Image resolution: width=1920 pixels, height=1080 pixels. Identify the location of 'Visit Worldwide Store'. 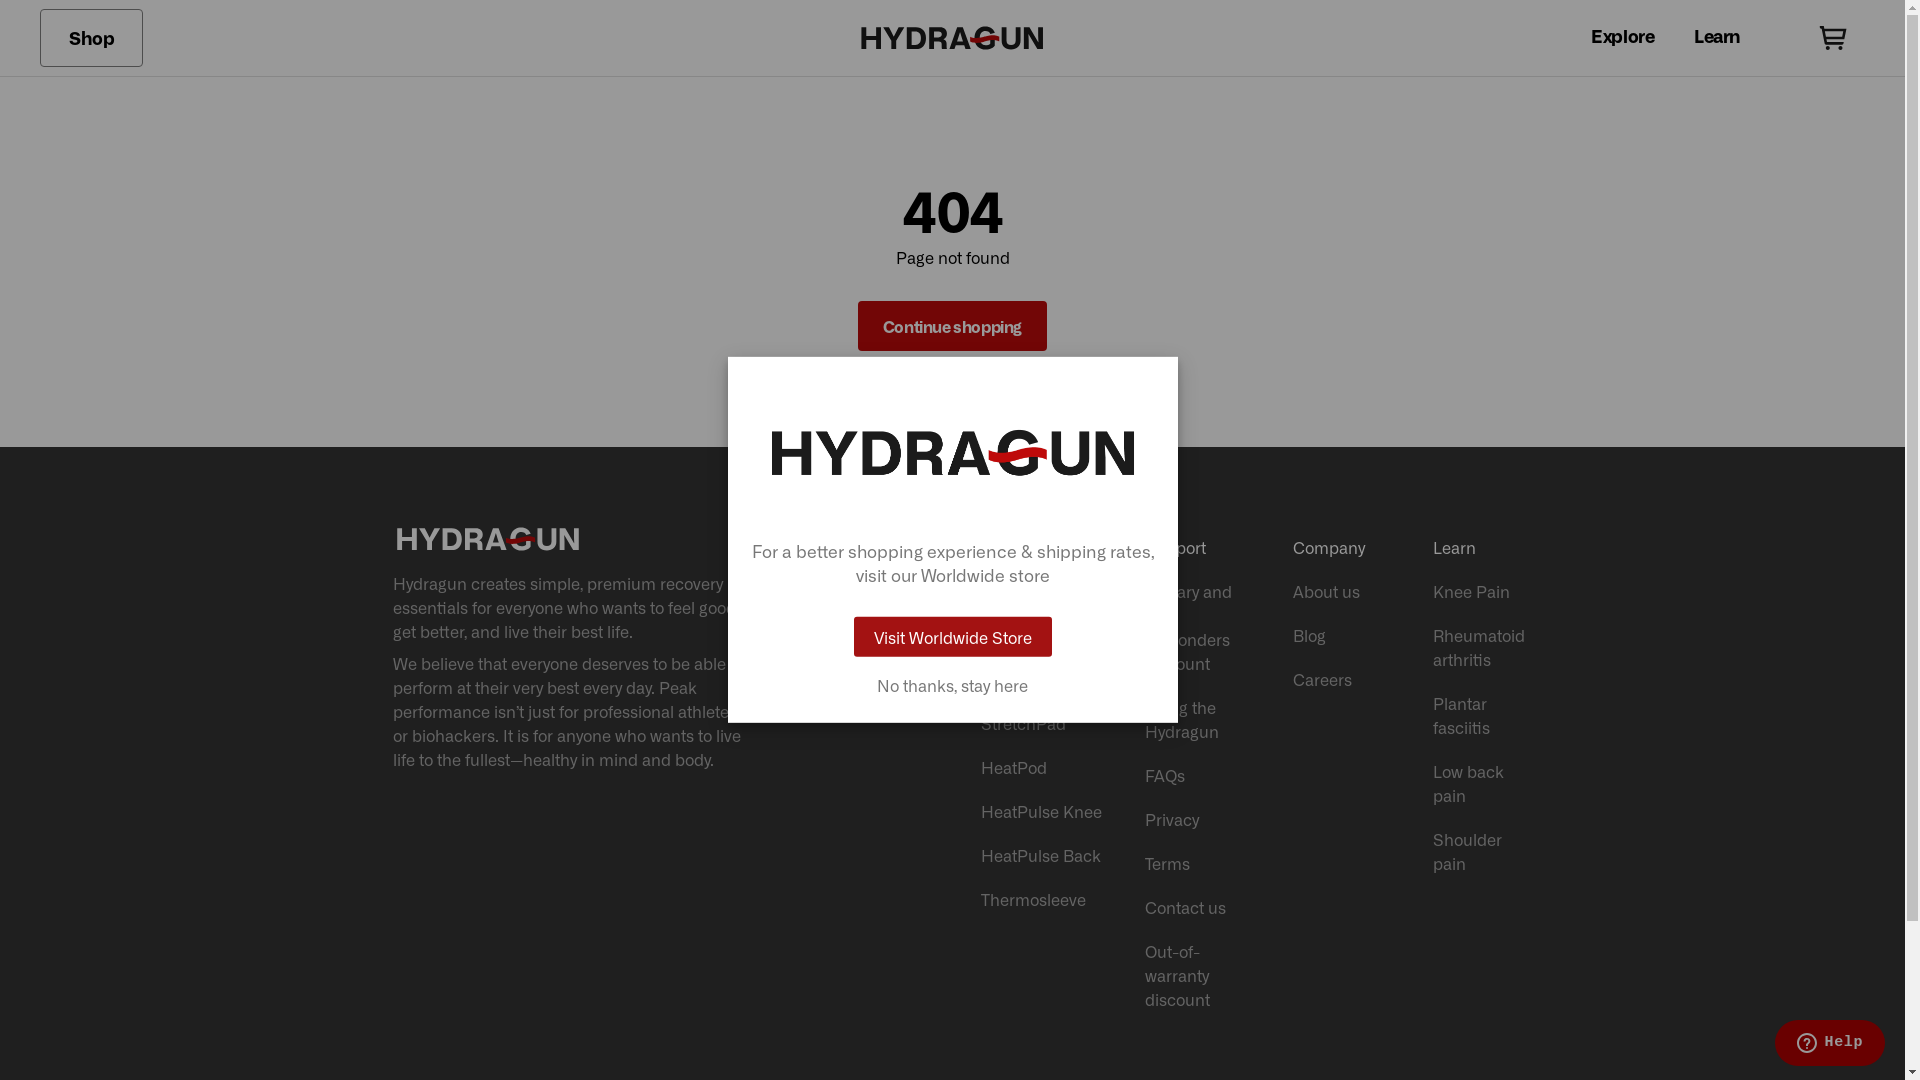
(952, 636).